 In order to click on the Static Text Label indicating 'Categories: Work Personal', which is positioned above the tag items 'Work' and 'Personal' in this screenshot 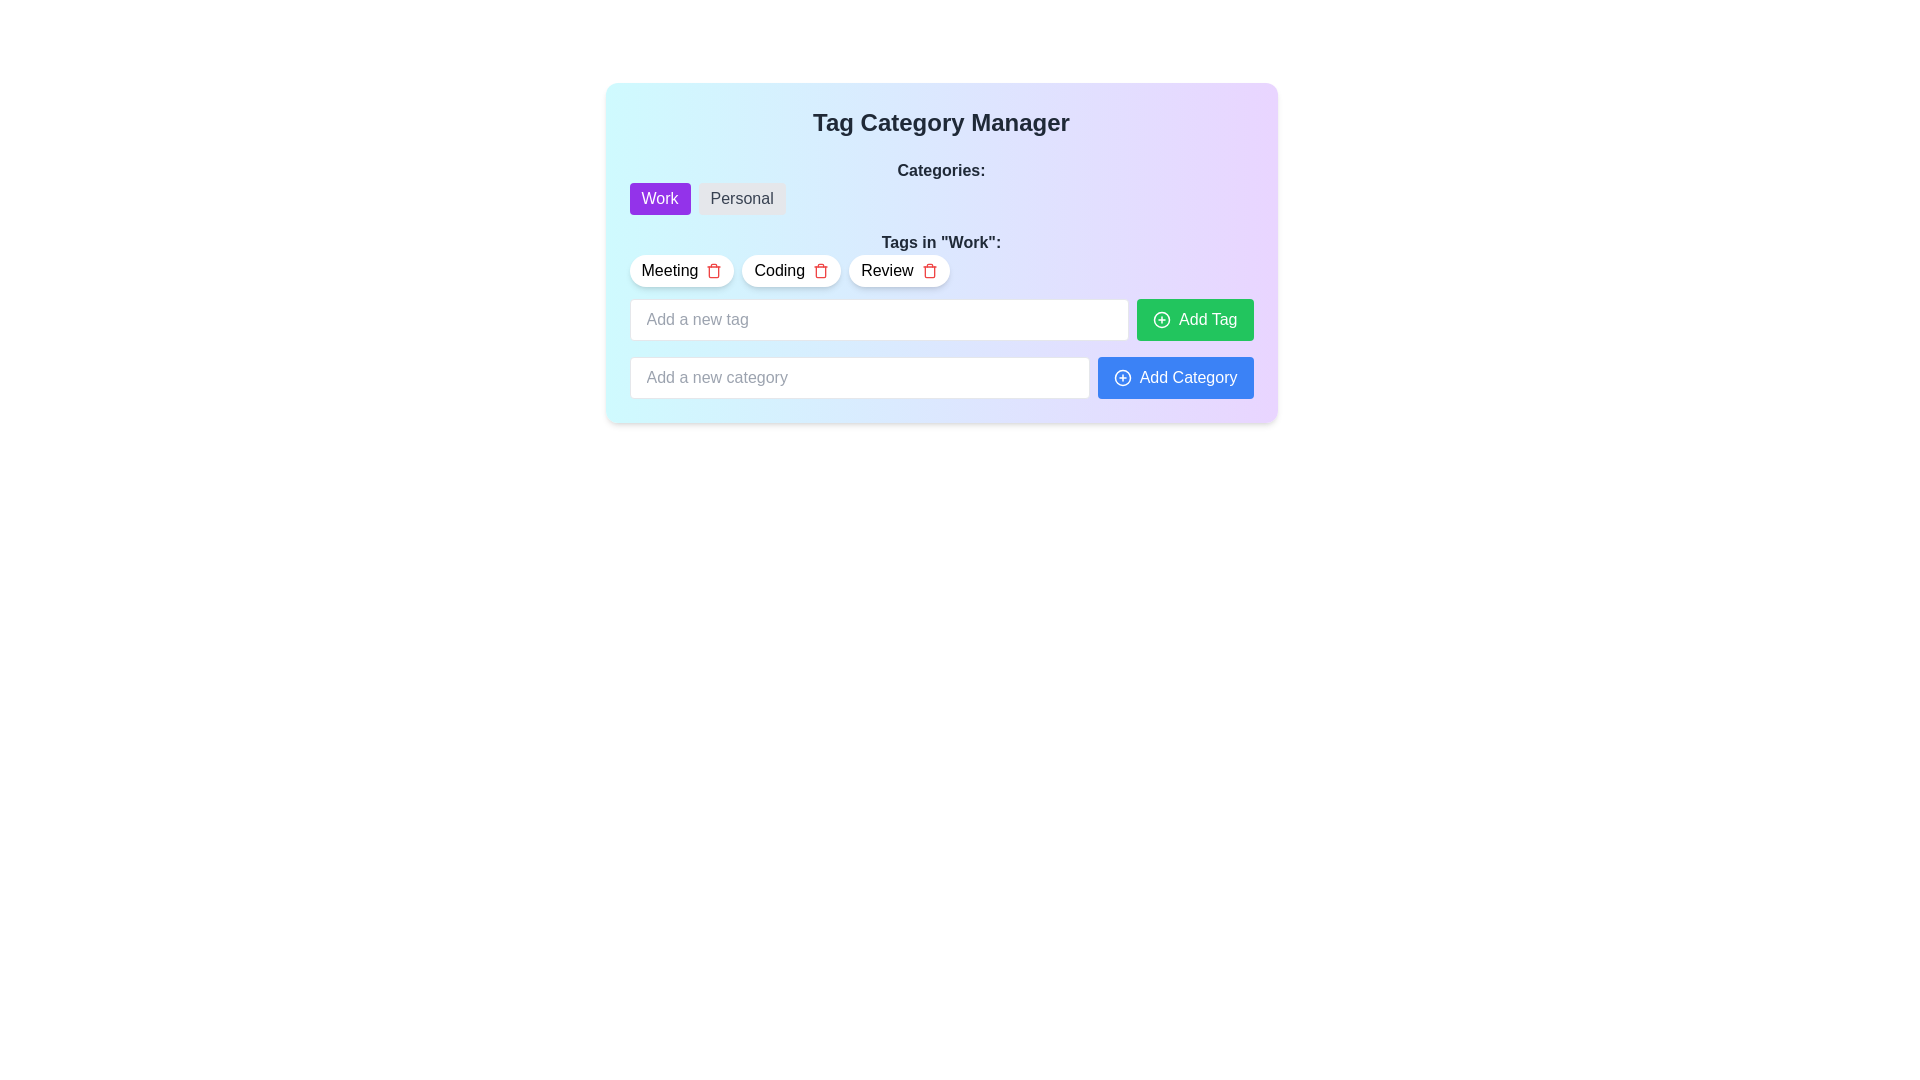, I will do `click(940, 169)`.